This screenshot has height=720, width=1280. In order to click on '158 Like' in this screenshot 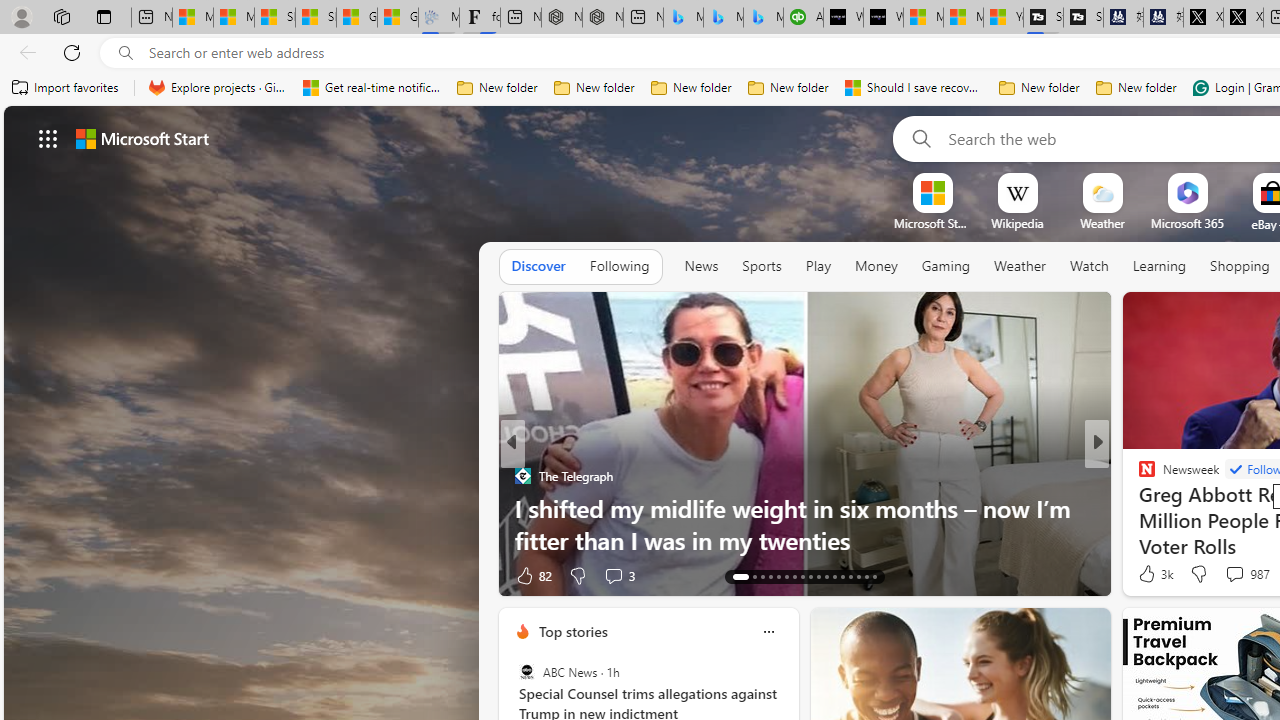, I will do `click(1152, 575)`.